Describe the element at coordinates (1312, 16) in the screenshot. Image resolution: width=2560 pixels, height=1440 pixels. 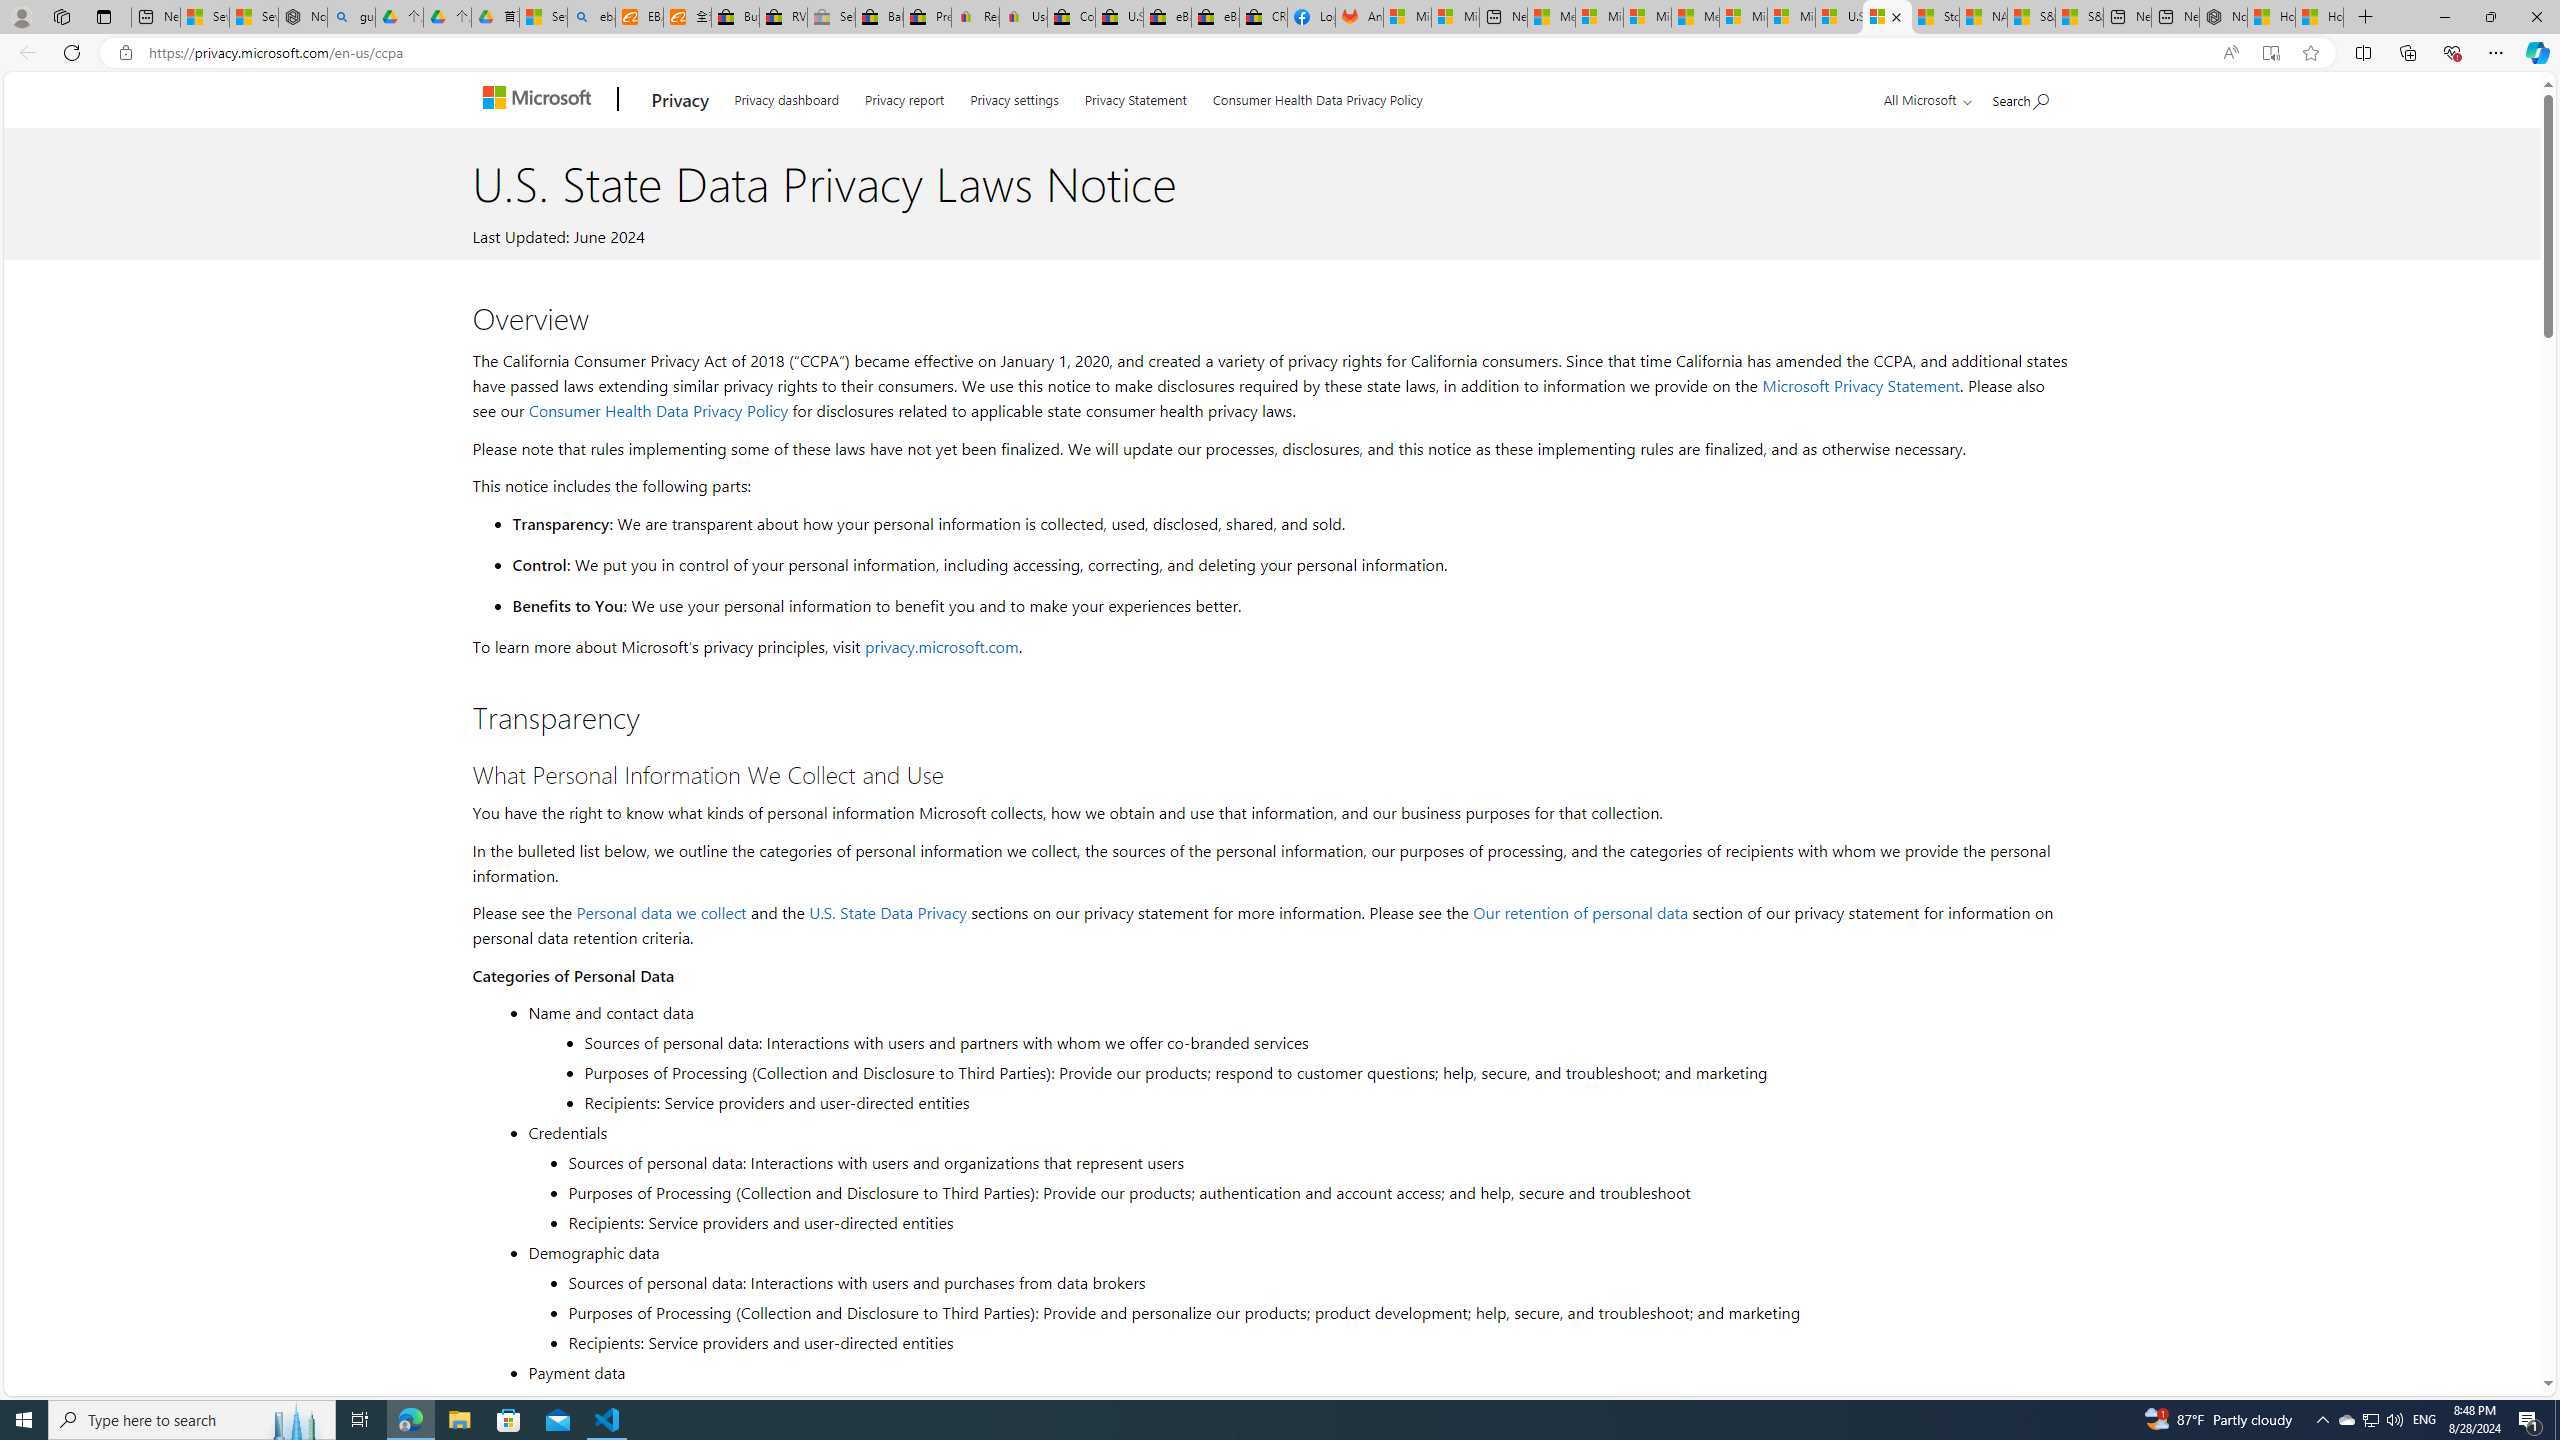
I see `'Log into Facebook'` at that location.